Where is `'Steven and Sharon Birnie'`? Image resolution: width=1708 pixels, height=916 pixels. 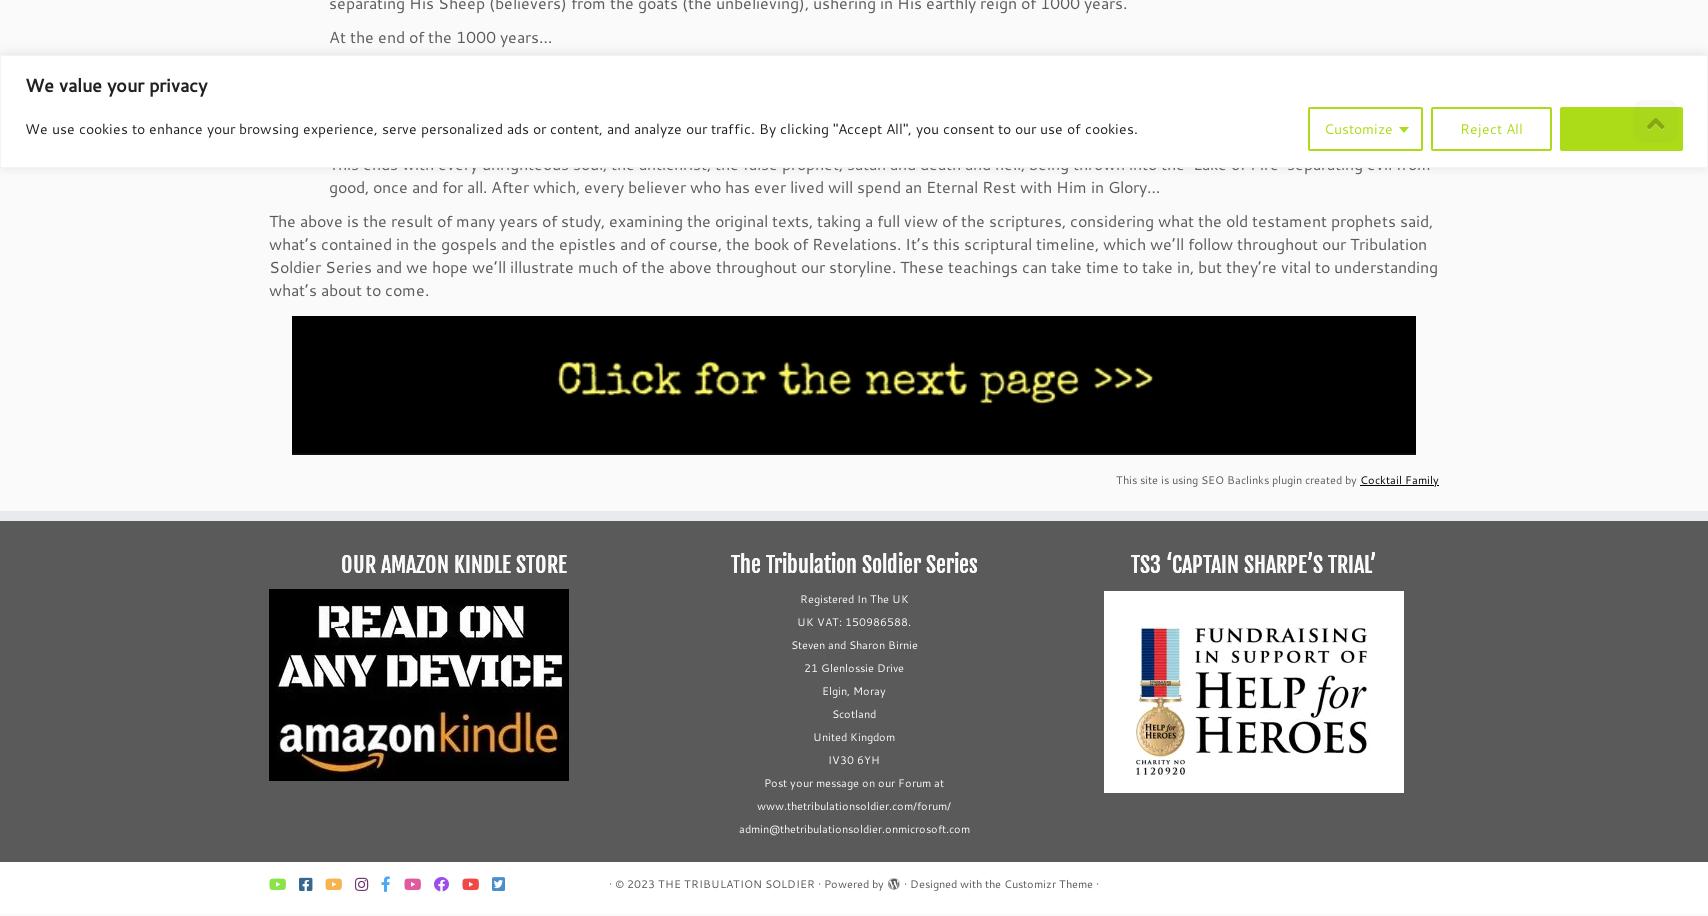
'Steven and Sharon Birnie' is located at coordinates (853, 645).